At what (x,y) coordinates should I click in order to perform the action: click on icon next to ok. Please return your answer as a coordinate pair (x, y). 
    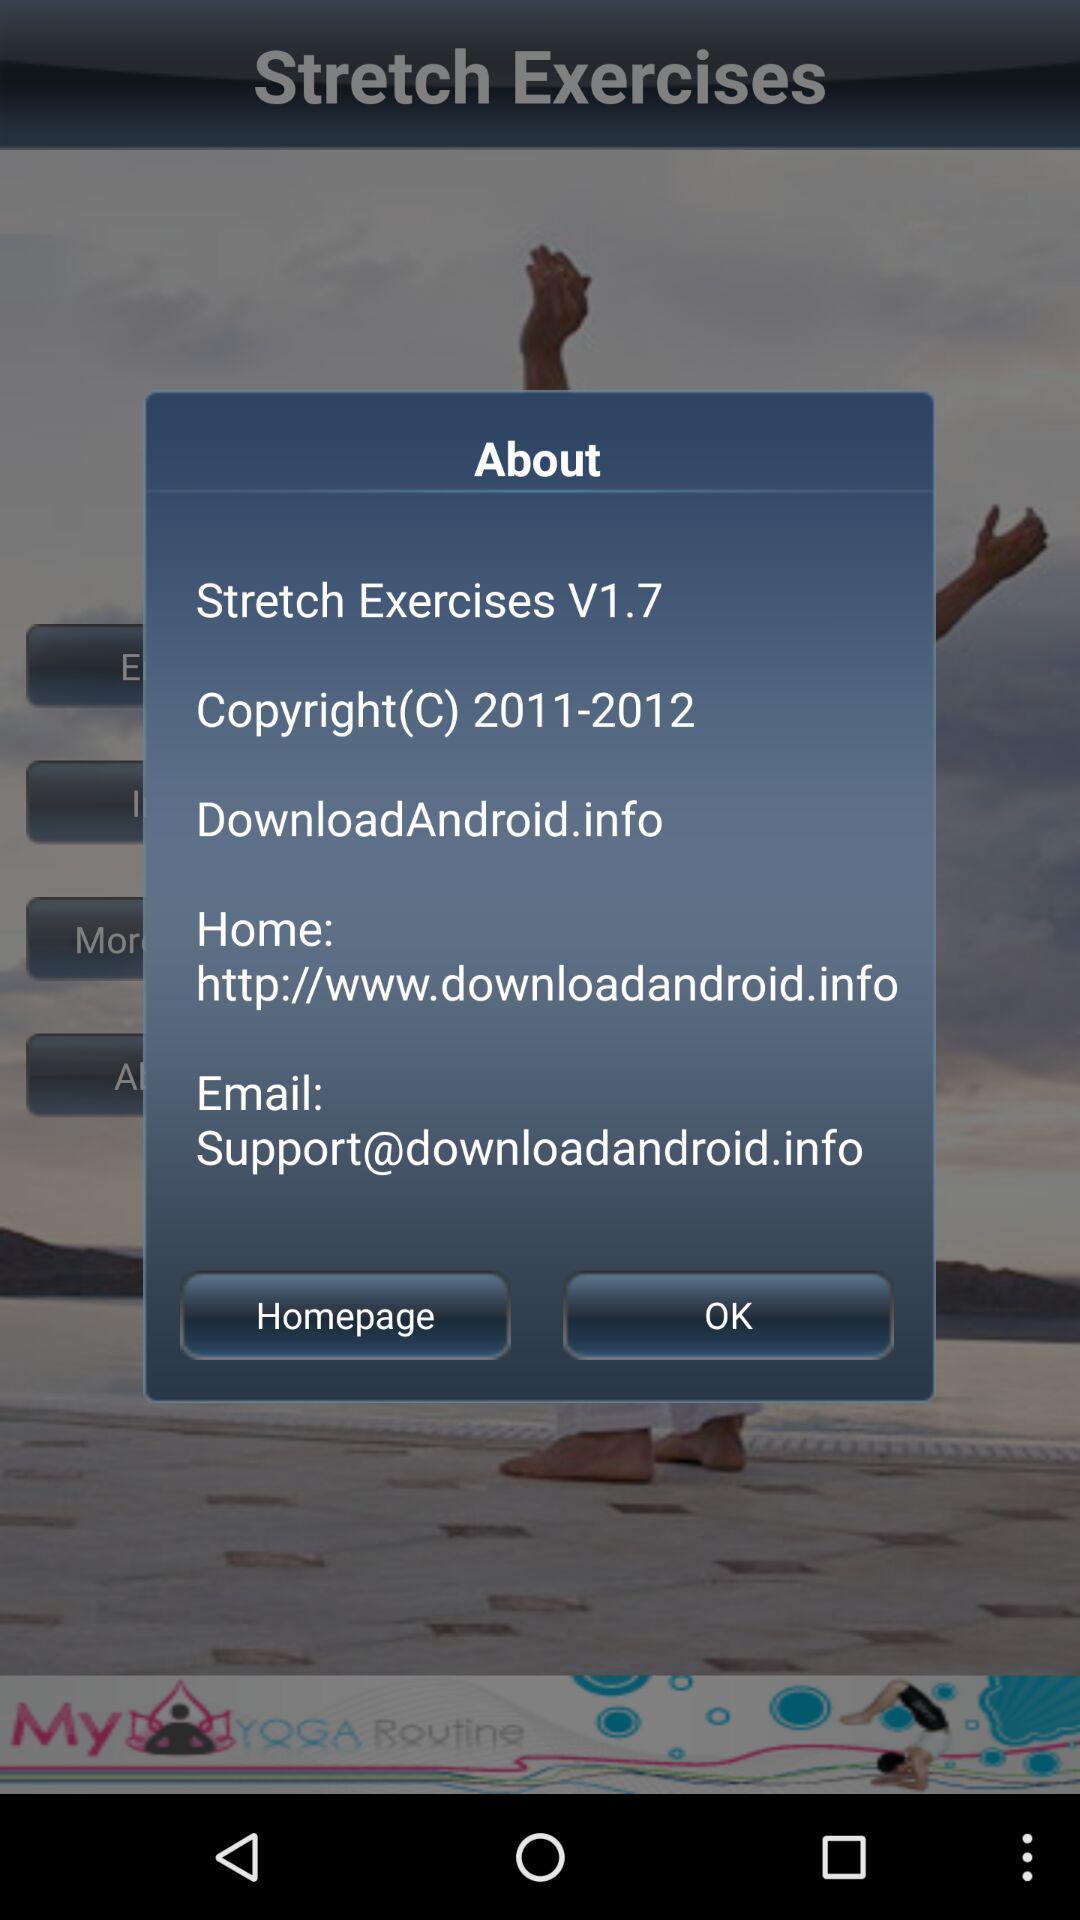
    Looking at the image, I should click on (344, 1315).